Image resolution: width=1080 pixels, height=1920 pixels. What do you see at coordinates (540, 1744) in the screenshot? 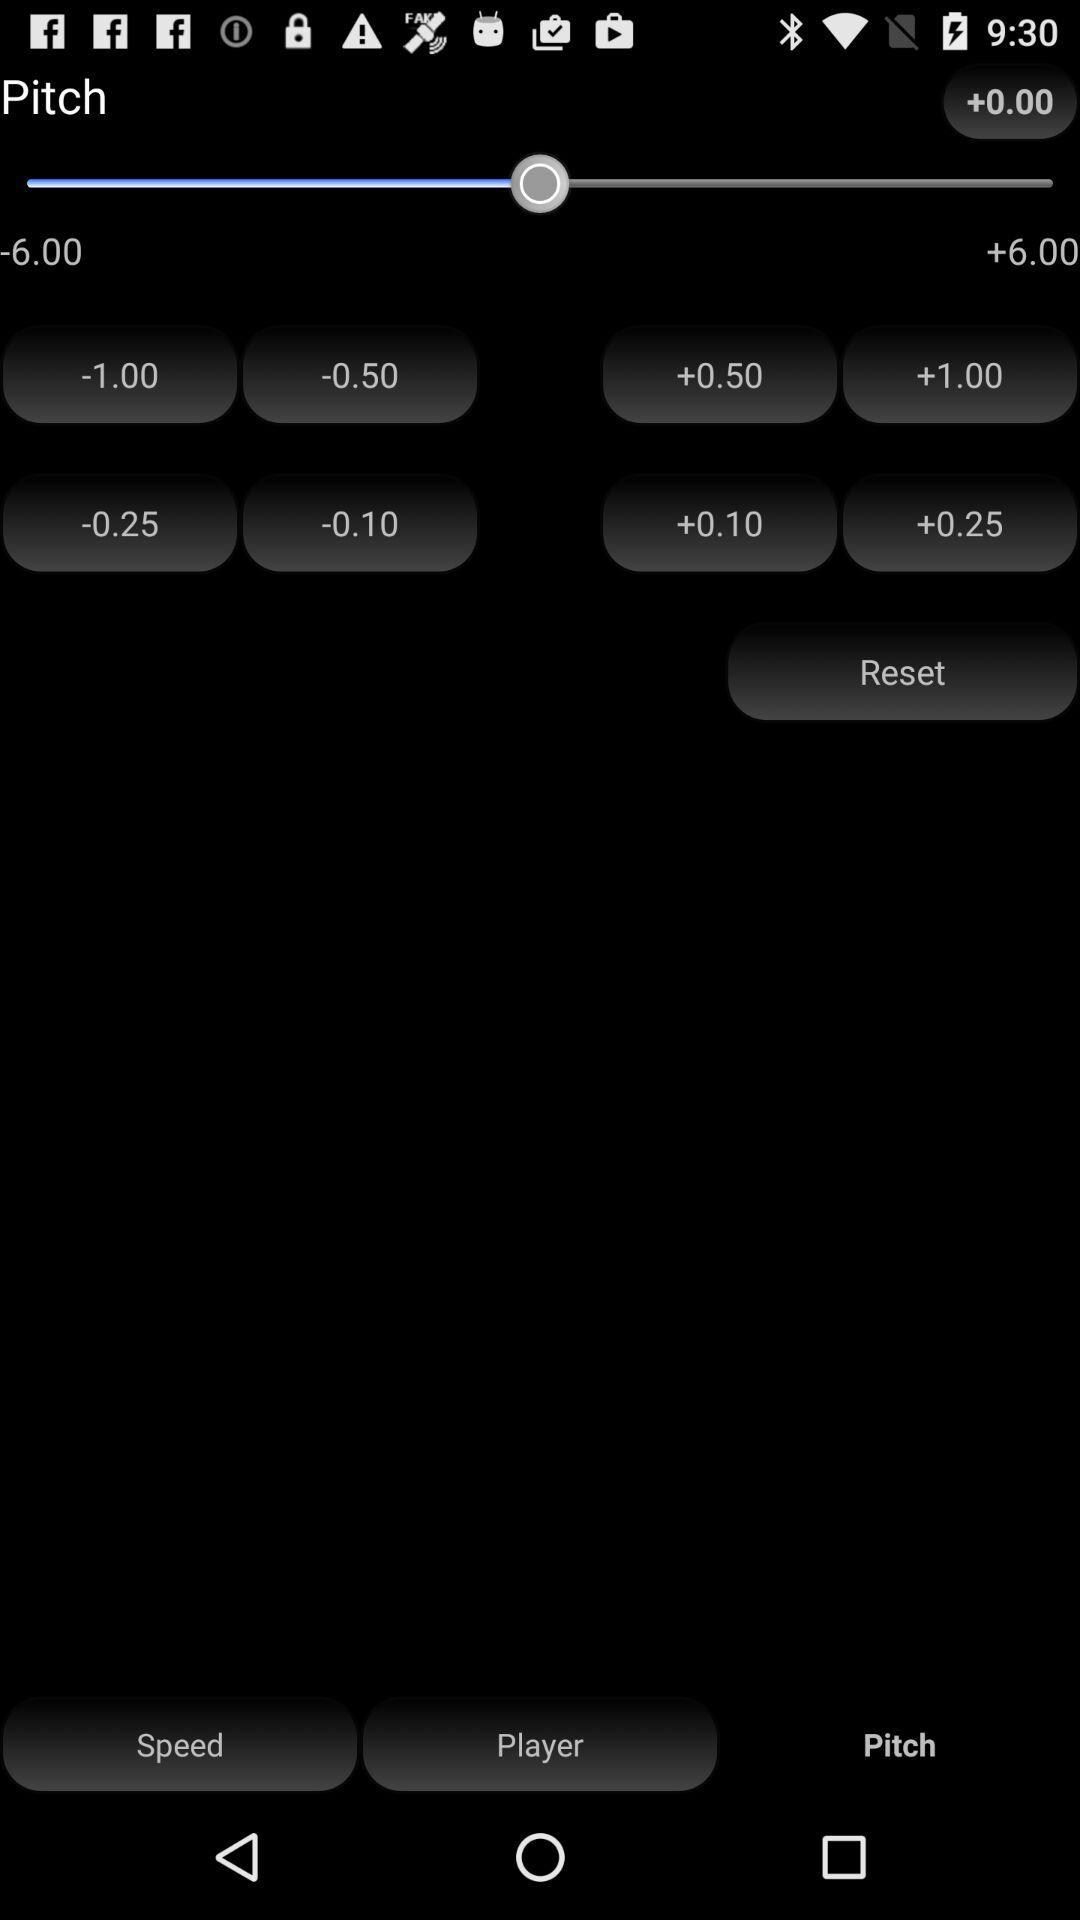
I see `the icon next to the pitch app` at bounding box center [540, 1744].